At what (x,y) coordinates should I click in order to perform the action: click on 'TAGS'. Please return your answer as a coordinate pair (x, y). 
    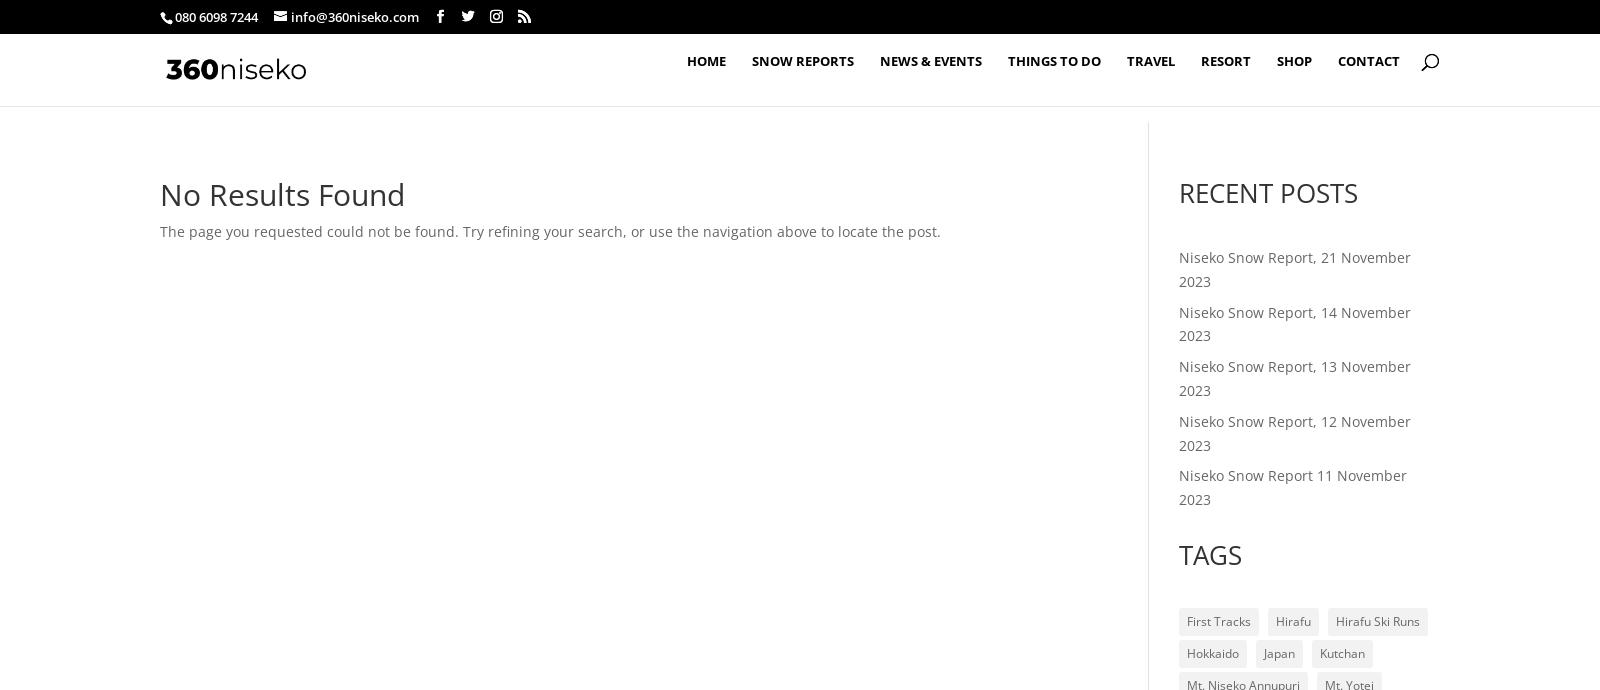
    Looking at the image, I should click on (1177, 554).